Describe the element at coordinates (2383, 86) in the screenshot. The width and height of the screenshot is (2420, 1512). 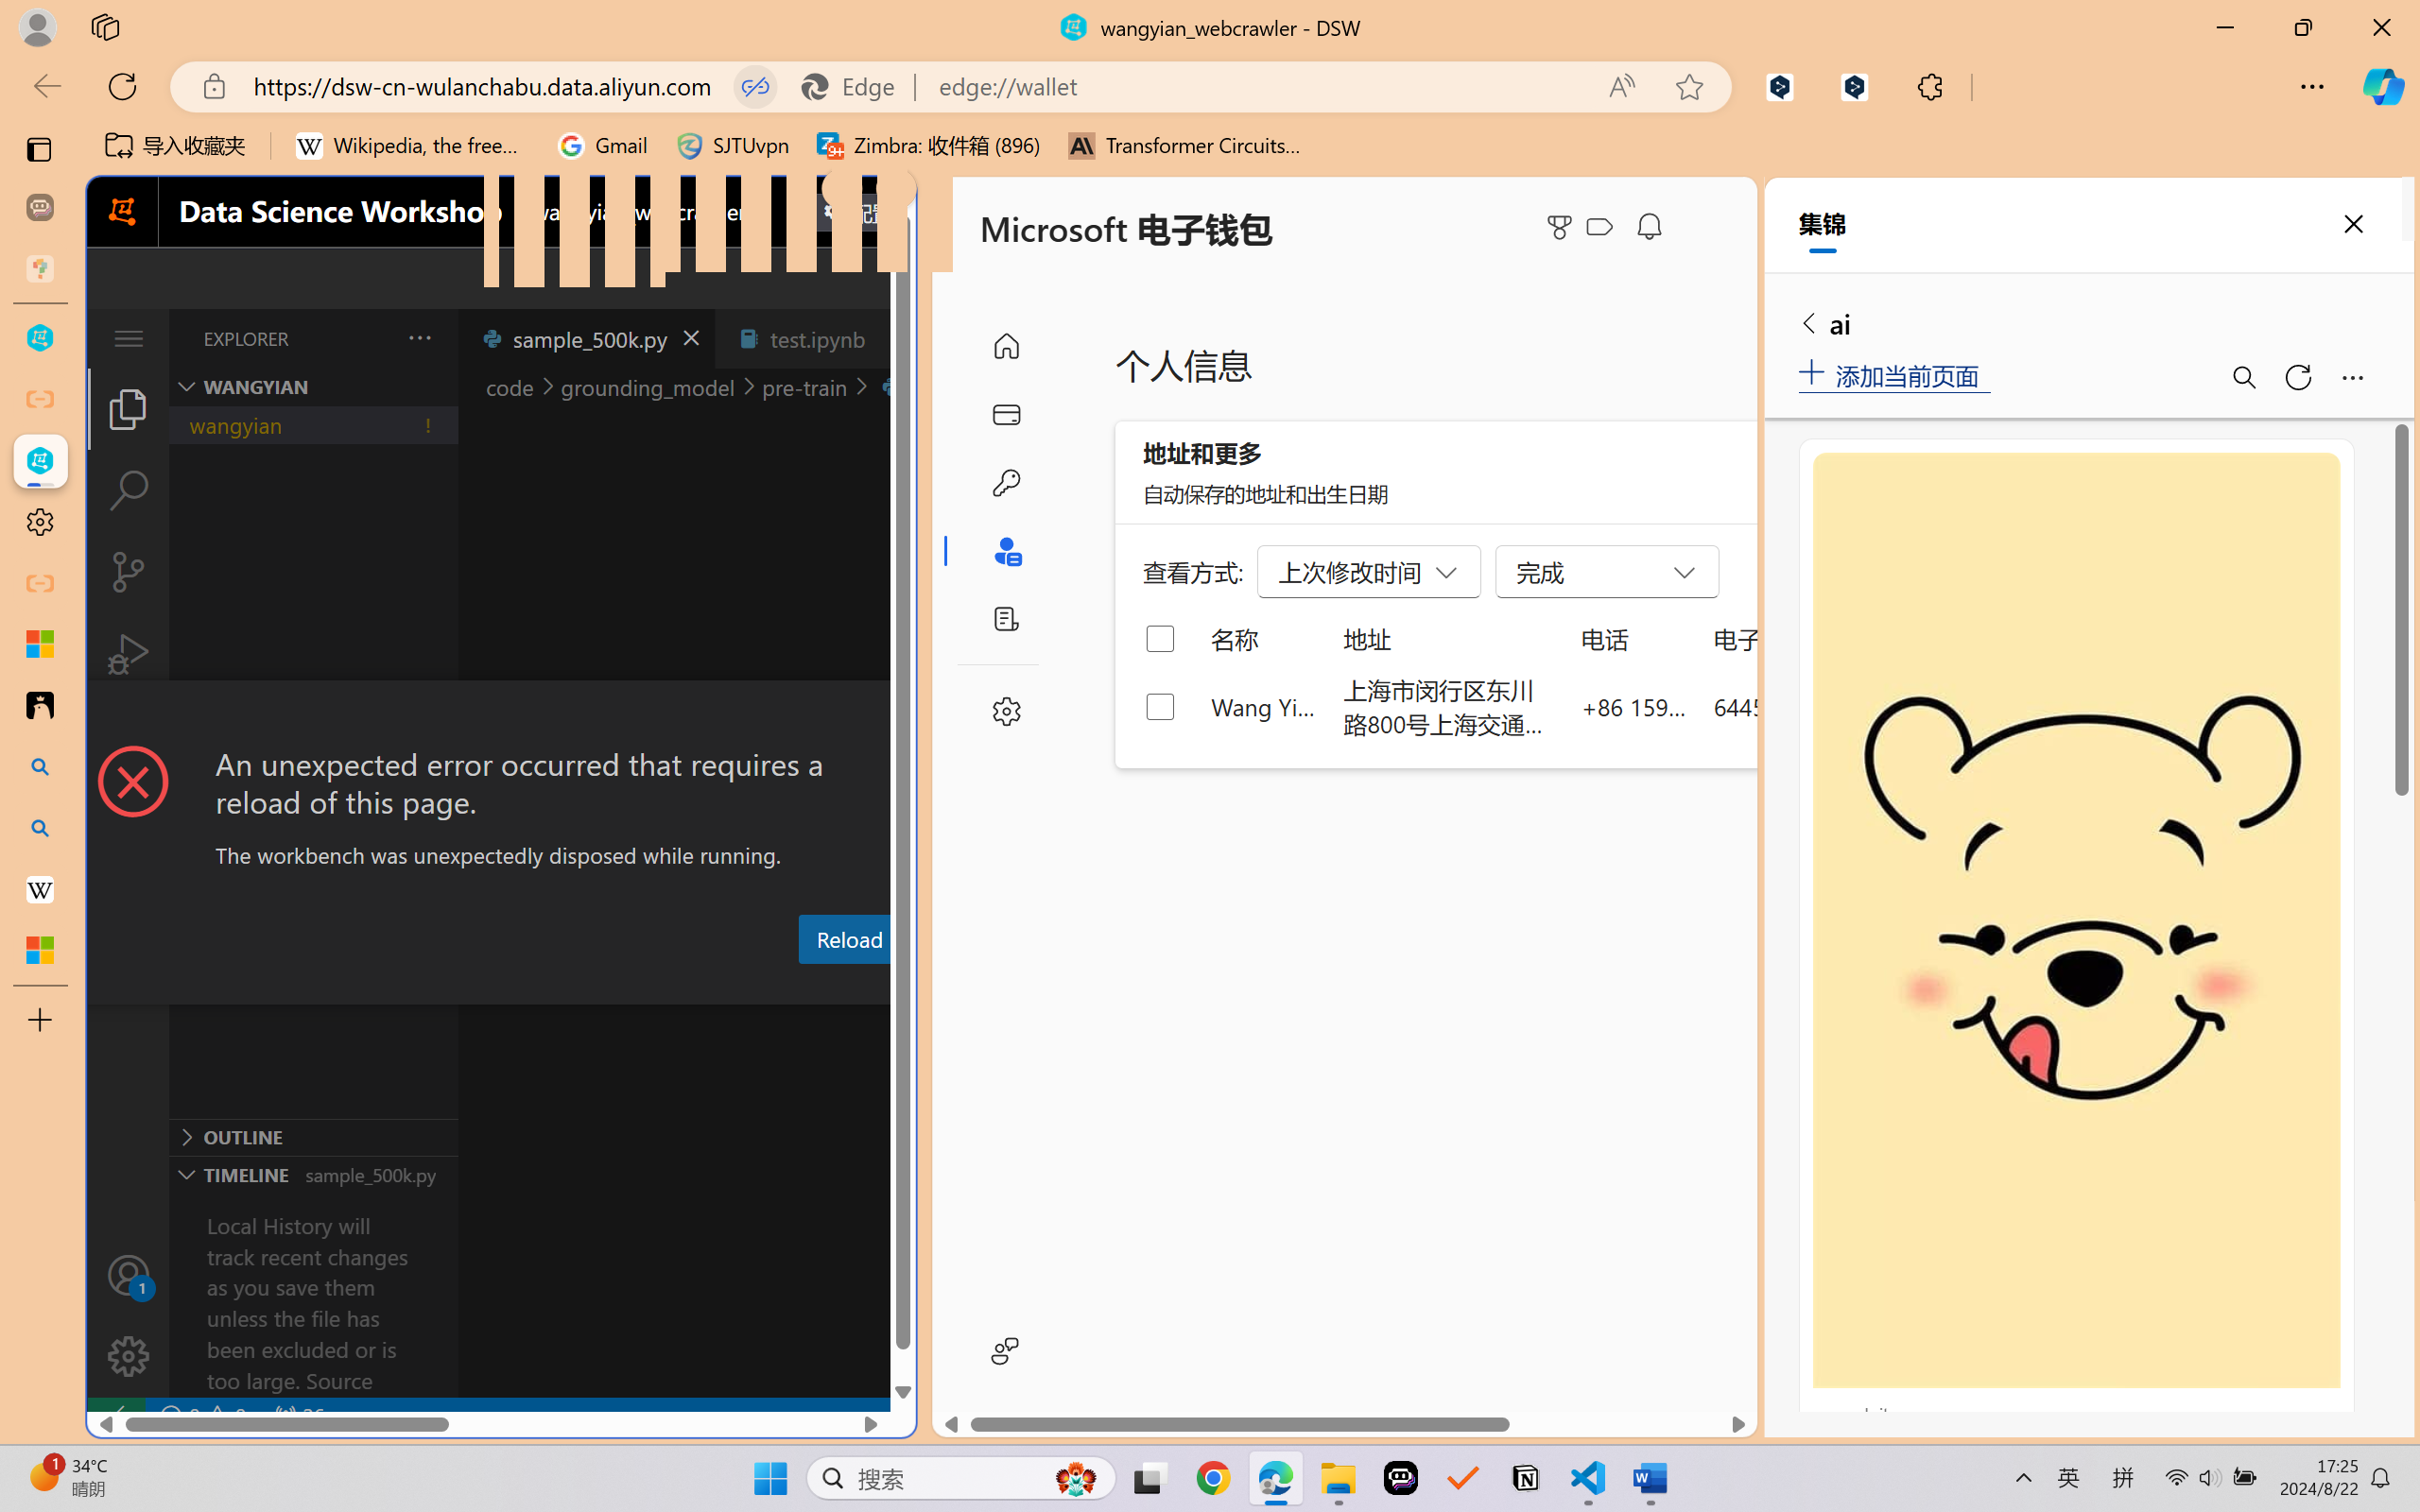
I see `'Copilot (Ctrl+Shift+.)'` at that location.